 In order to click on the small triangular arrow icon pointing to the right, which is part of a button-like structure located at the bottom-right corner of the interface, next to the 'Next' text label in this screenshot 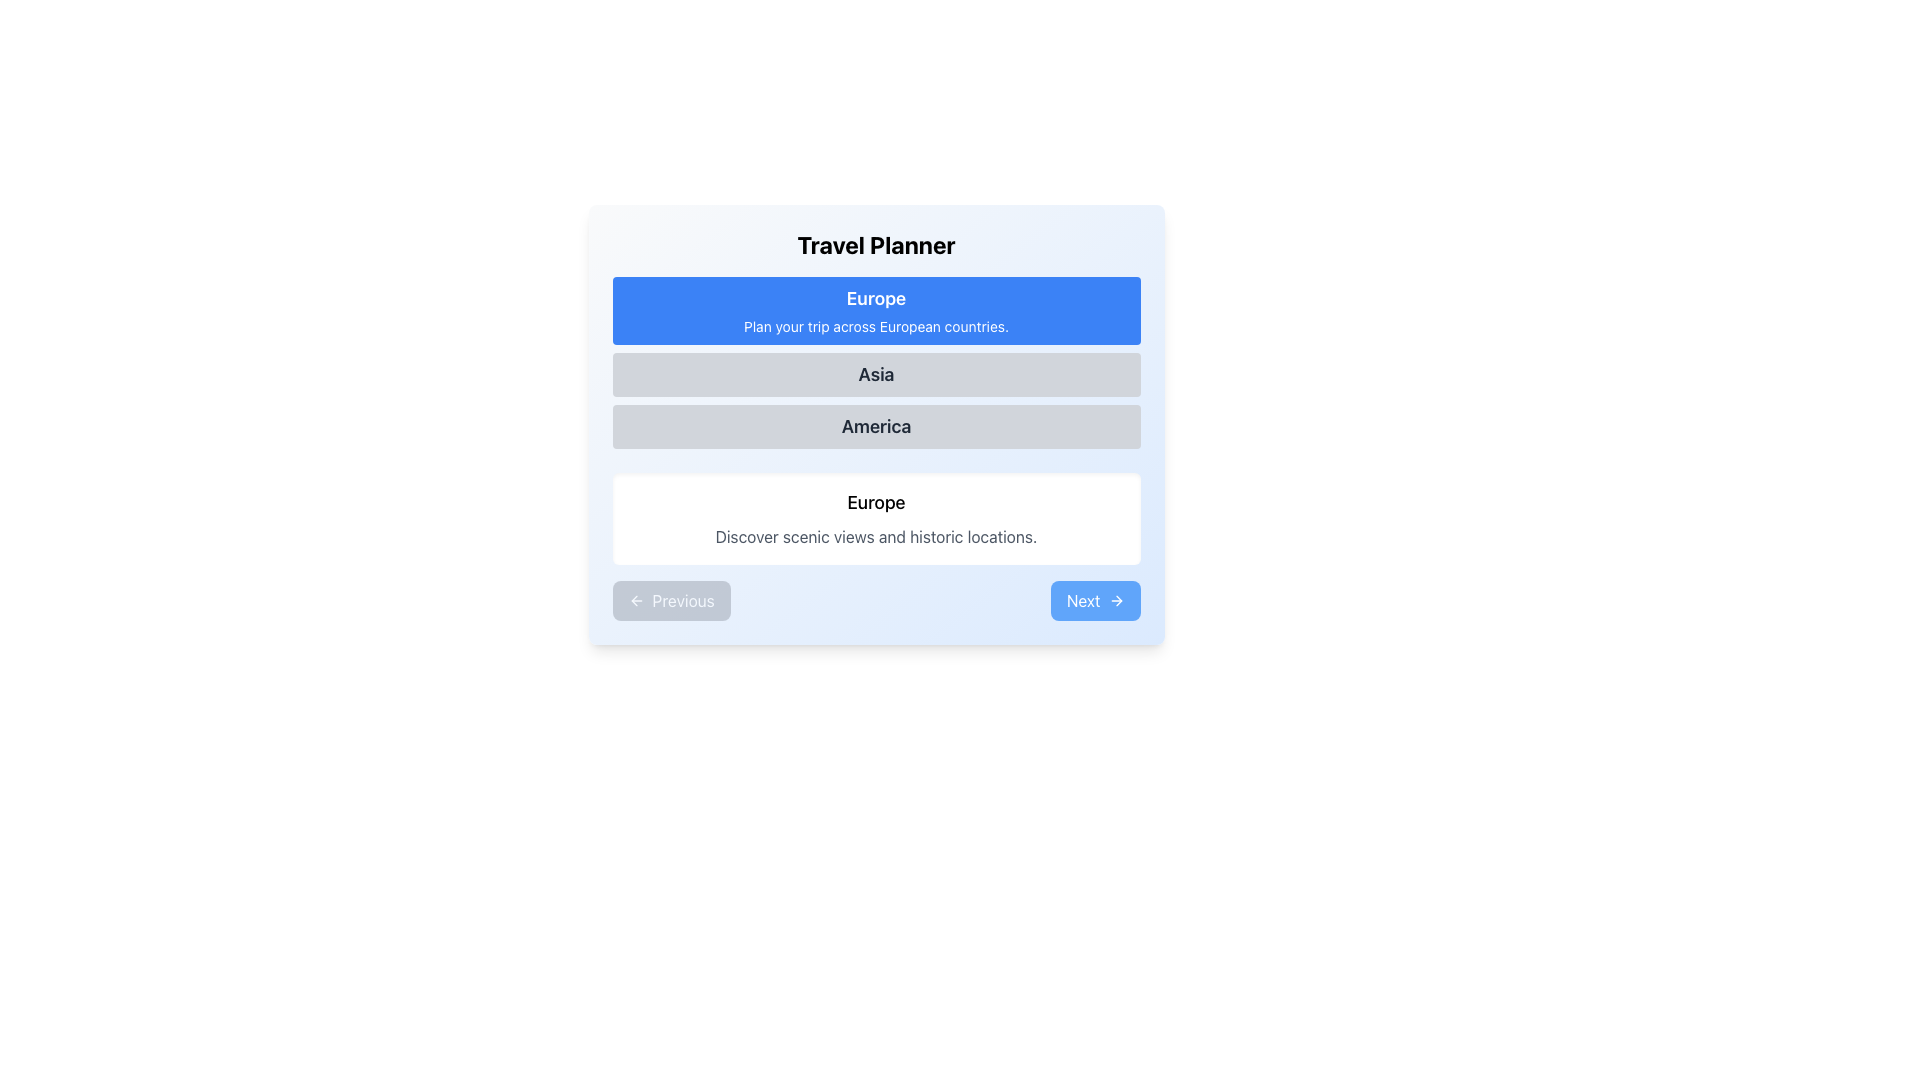, I will do `click(1117, 600)`.